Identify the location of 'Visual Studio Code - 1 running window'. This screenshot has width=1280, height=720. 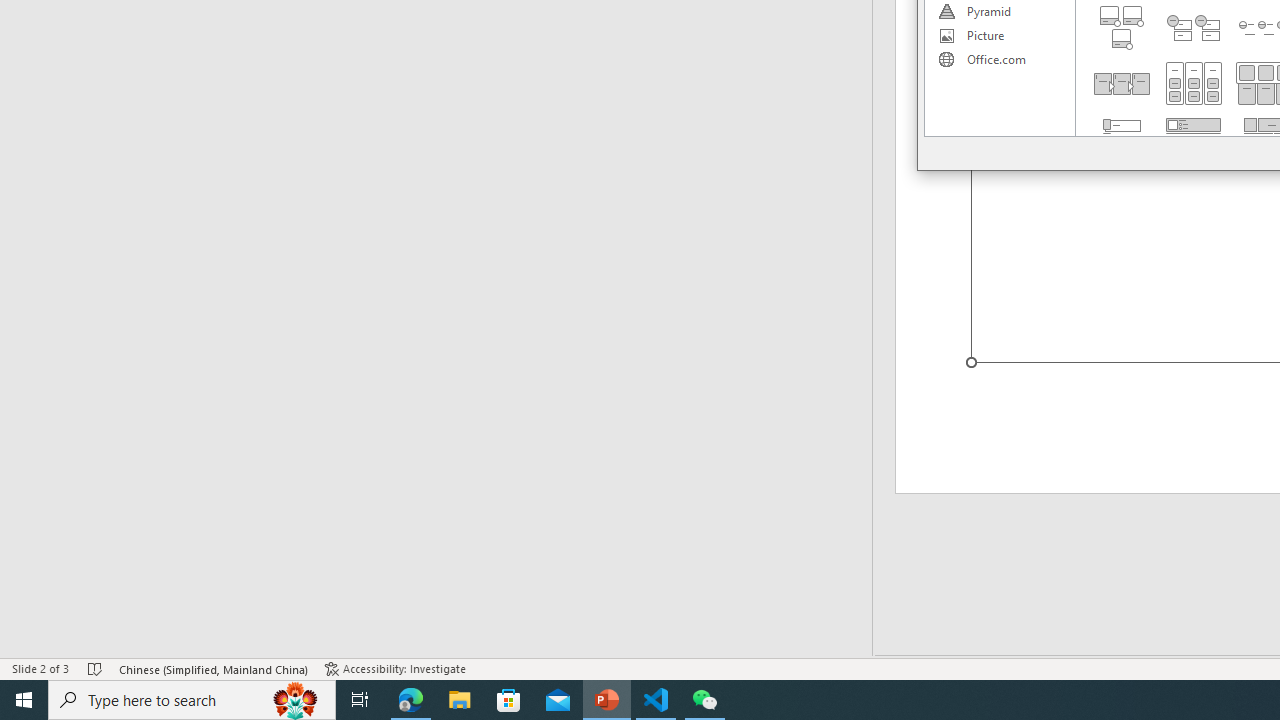
(656, 698).